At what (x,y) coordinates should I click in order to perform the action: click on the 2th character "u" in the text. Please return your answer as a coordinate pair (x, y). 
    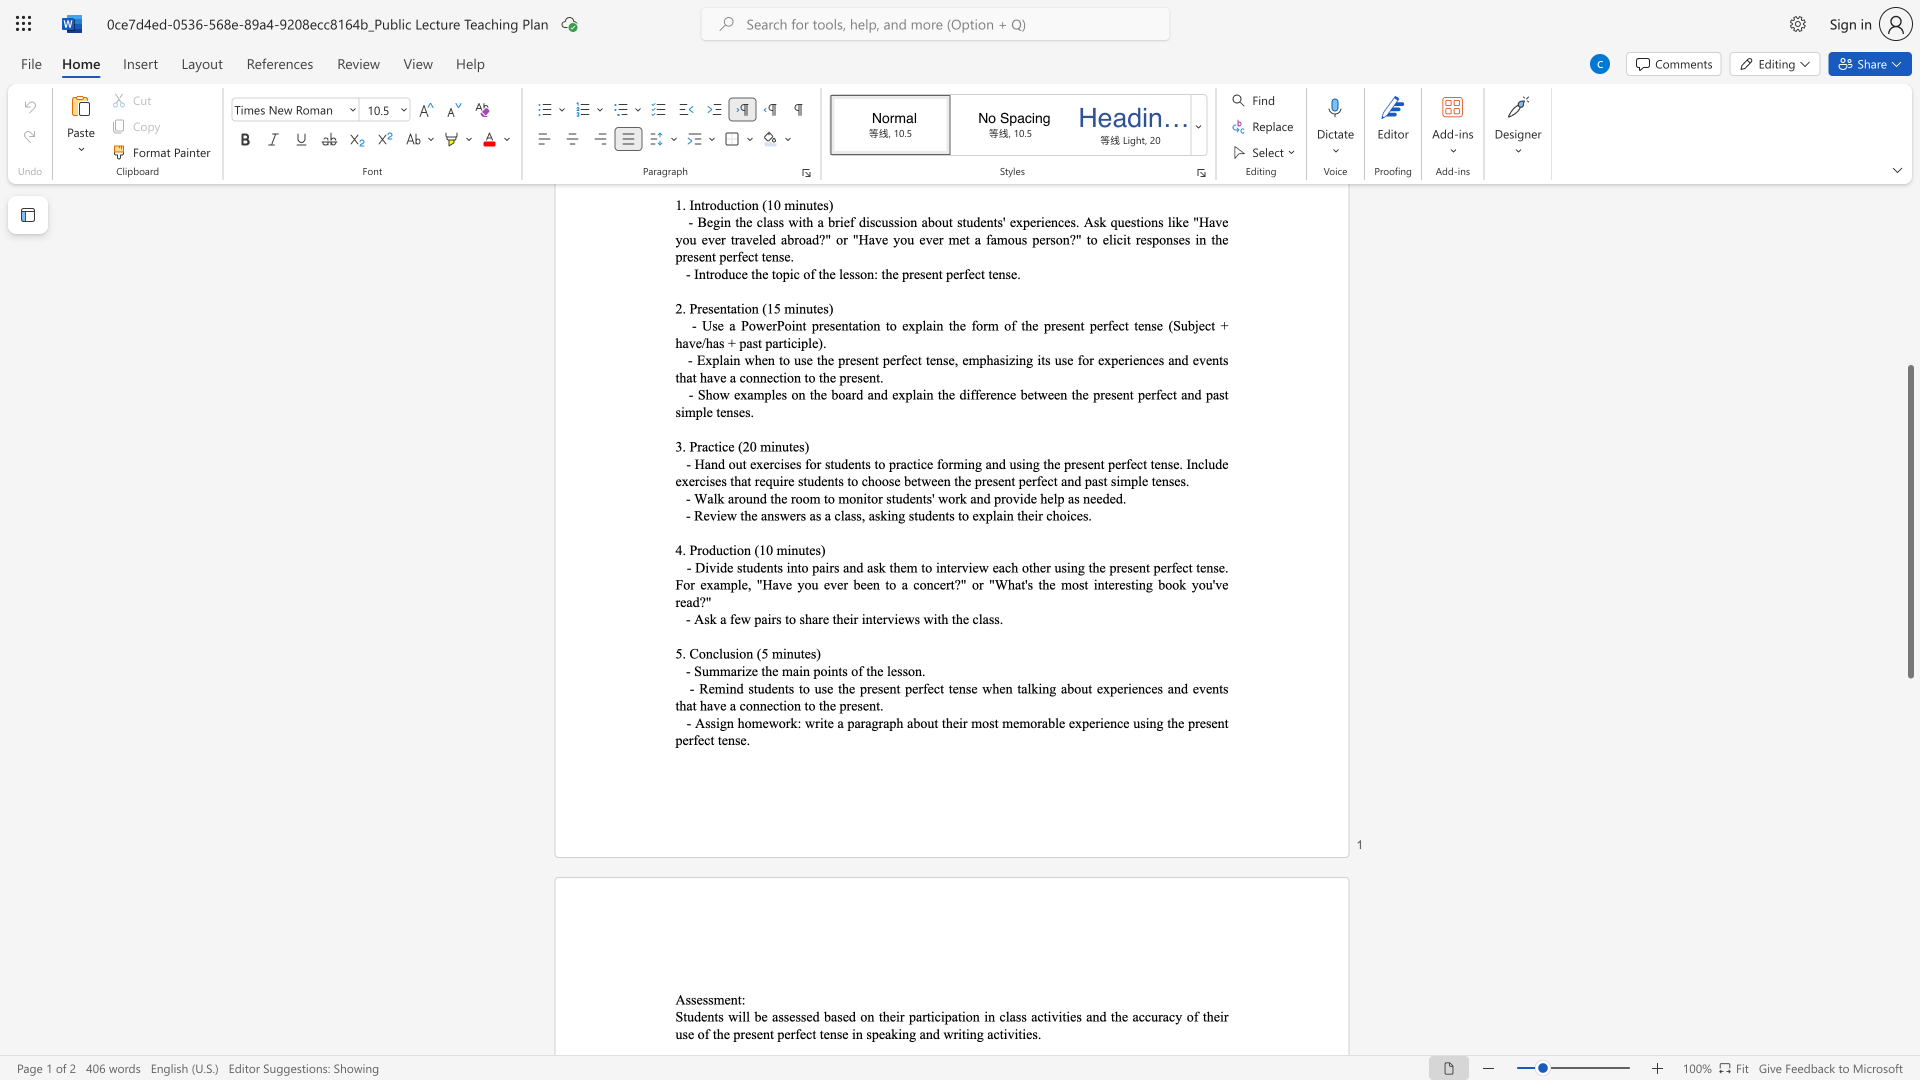
    Looking at the image, I should click on (796, 653).